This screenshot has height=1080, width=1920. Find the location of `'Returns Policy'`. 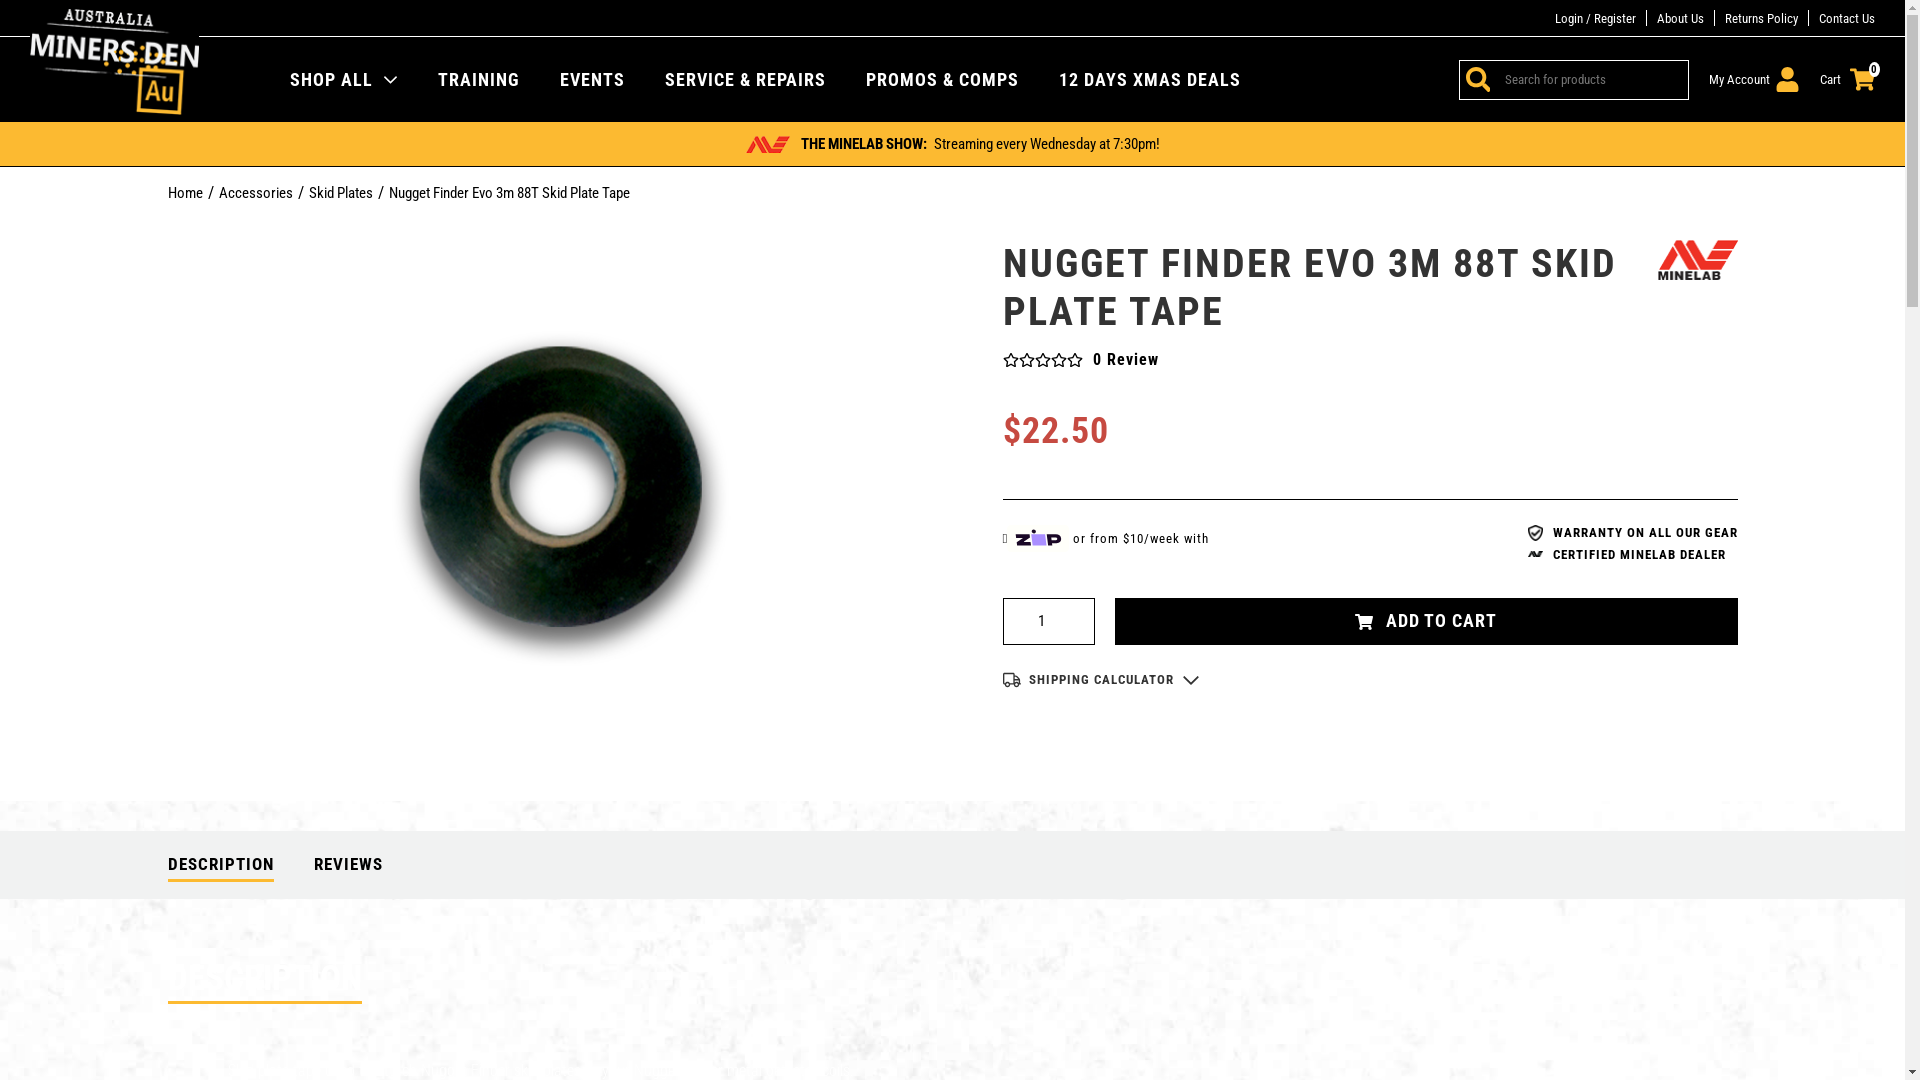

'Returns Policy' is located at coordinates (1761, 18).